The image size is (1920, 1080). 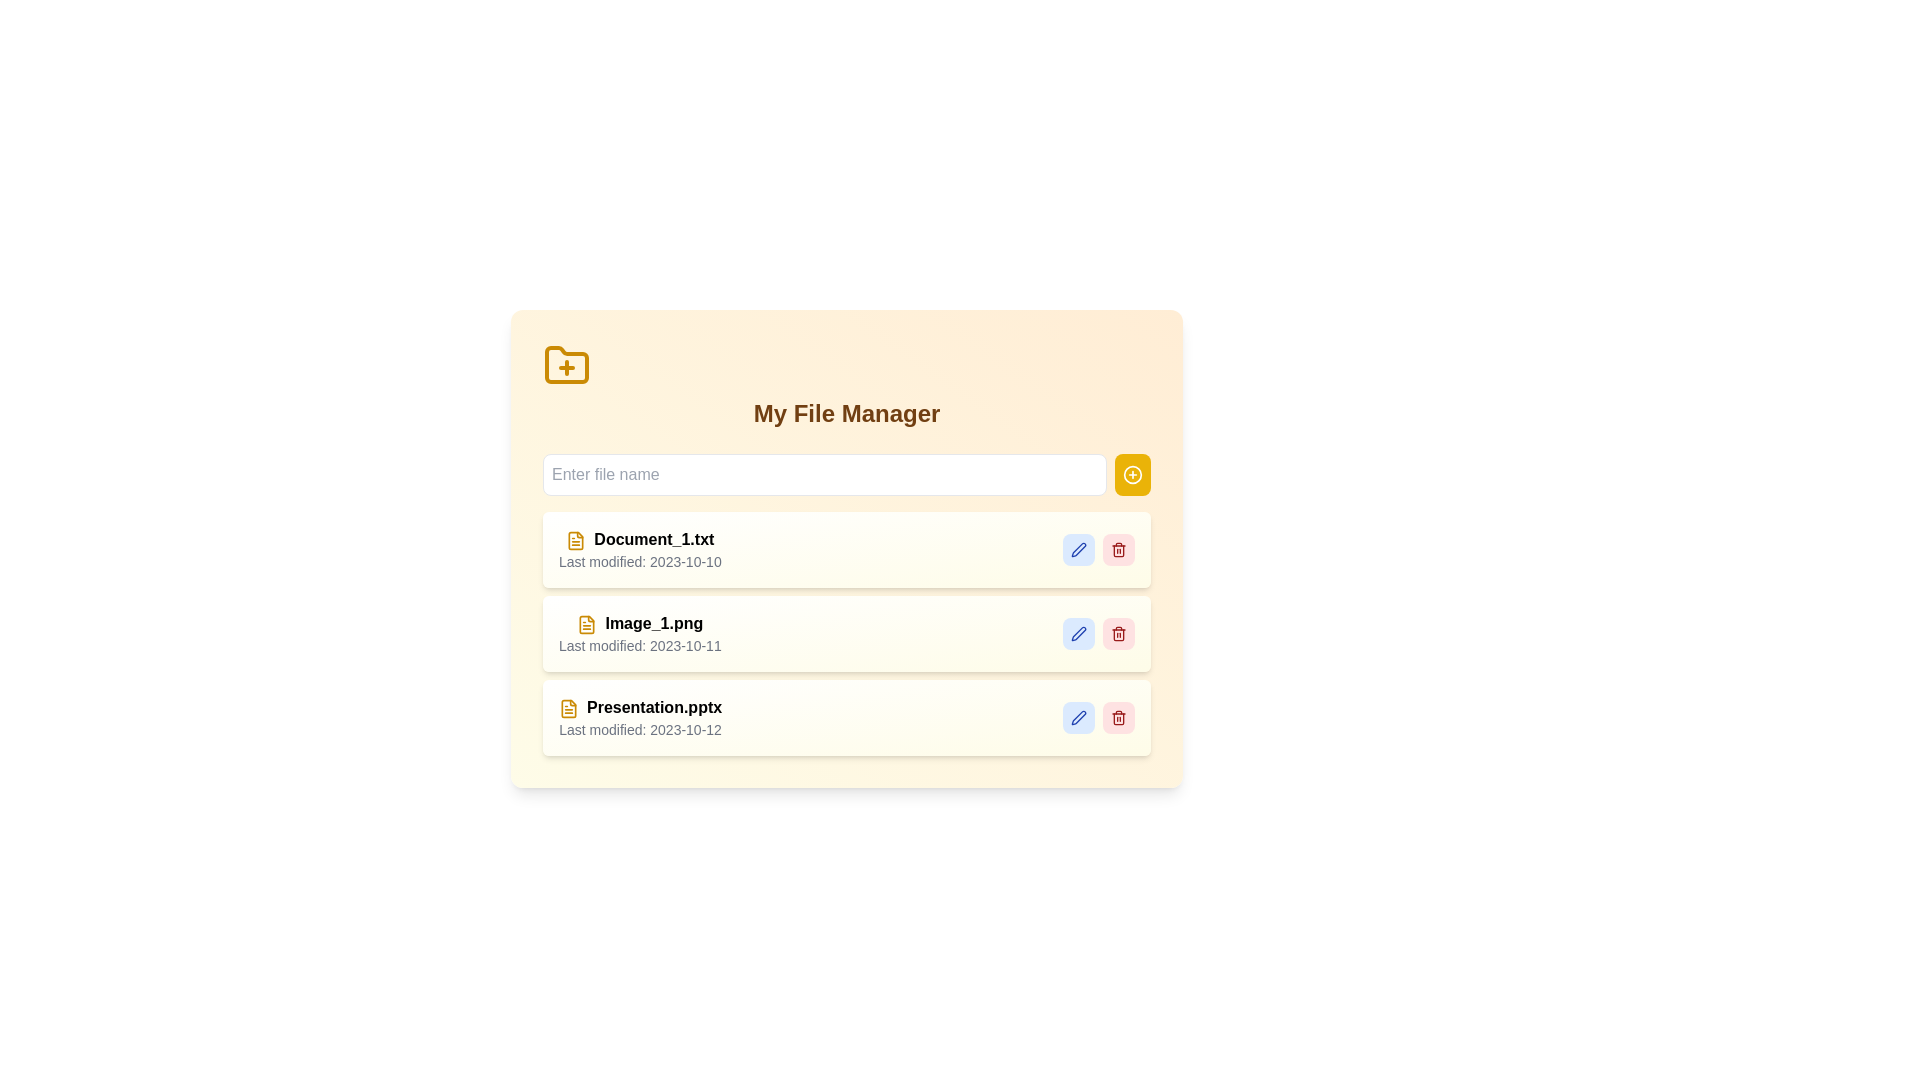 What do you see at coordinates (1078, 633) in the screenshot?
I see `the edit button icon shaped like a pen with a blue background, located adjacent to the 'Image_1.png' list item` at bounding box center [1078, 633].